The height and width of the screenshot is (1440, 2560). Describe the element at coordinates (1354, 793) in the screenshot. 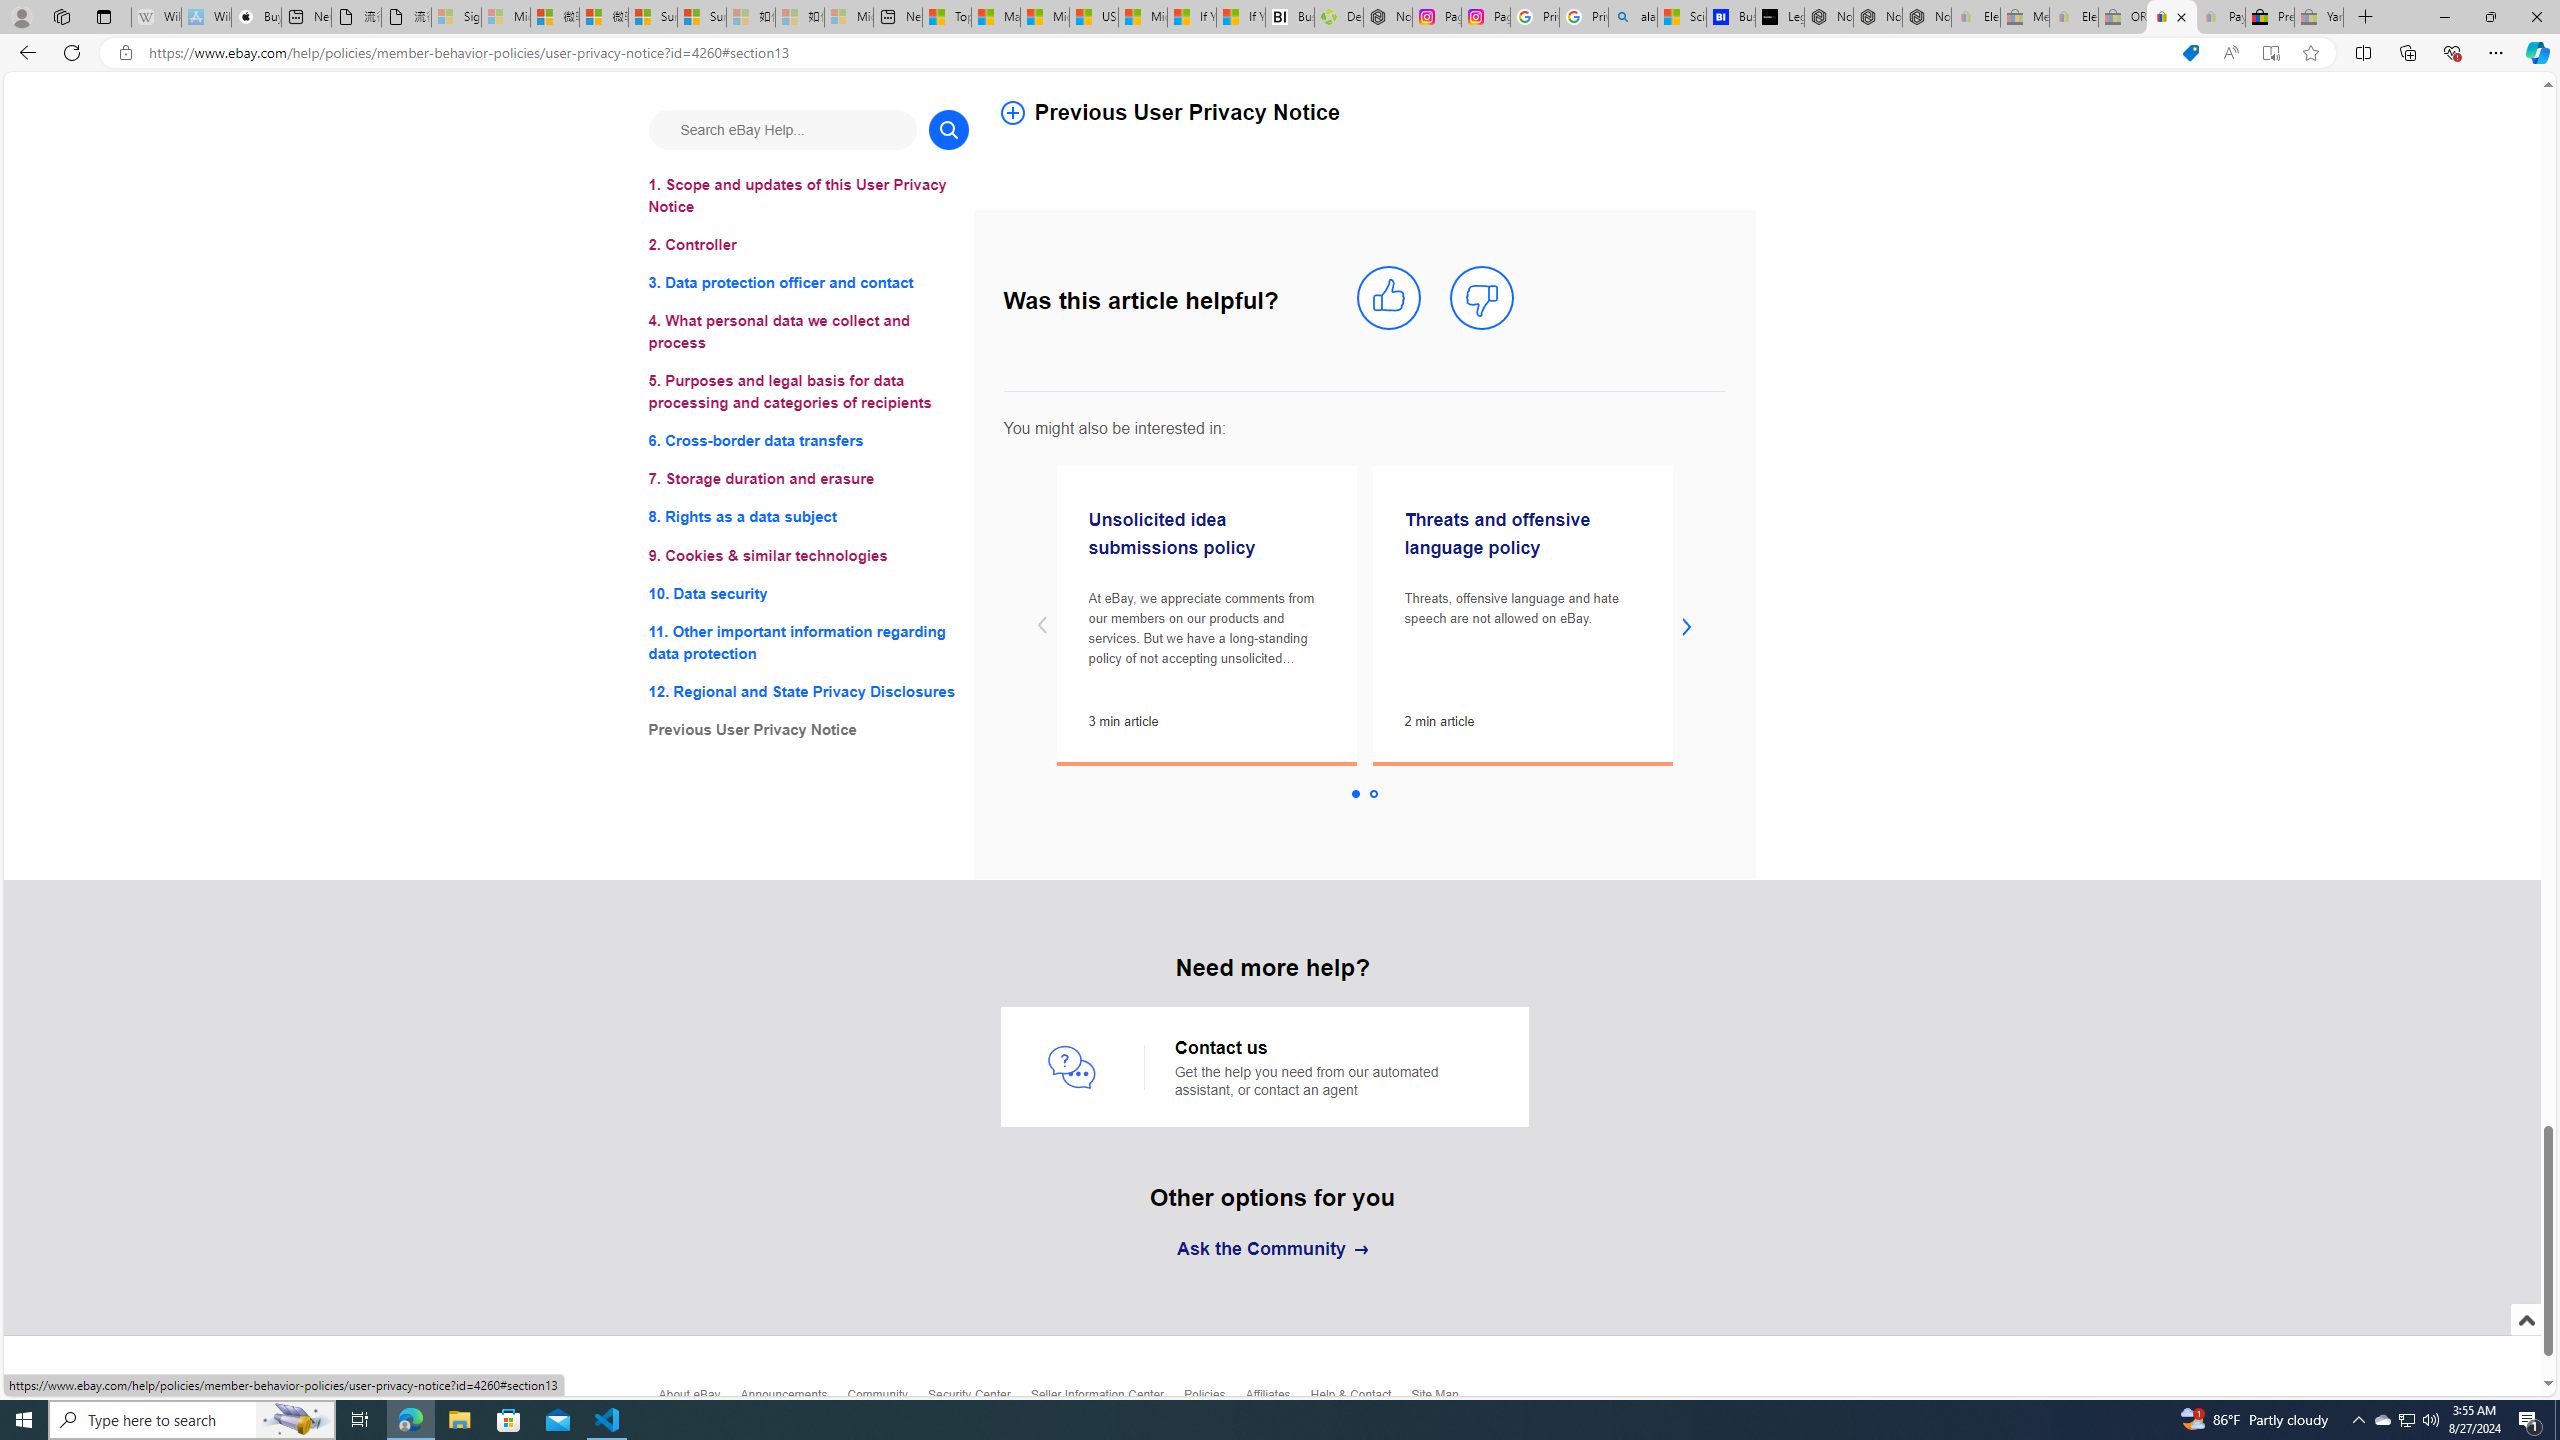

I see `'Slide 1 selected'` at that location.